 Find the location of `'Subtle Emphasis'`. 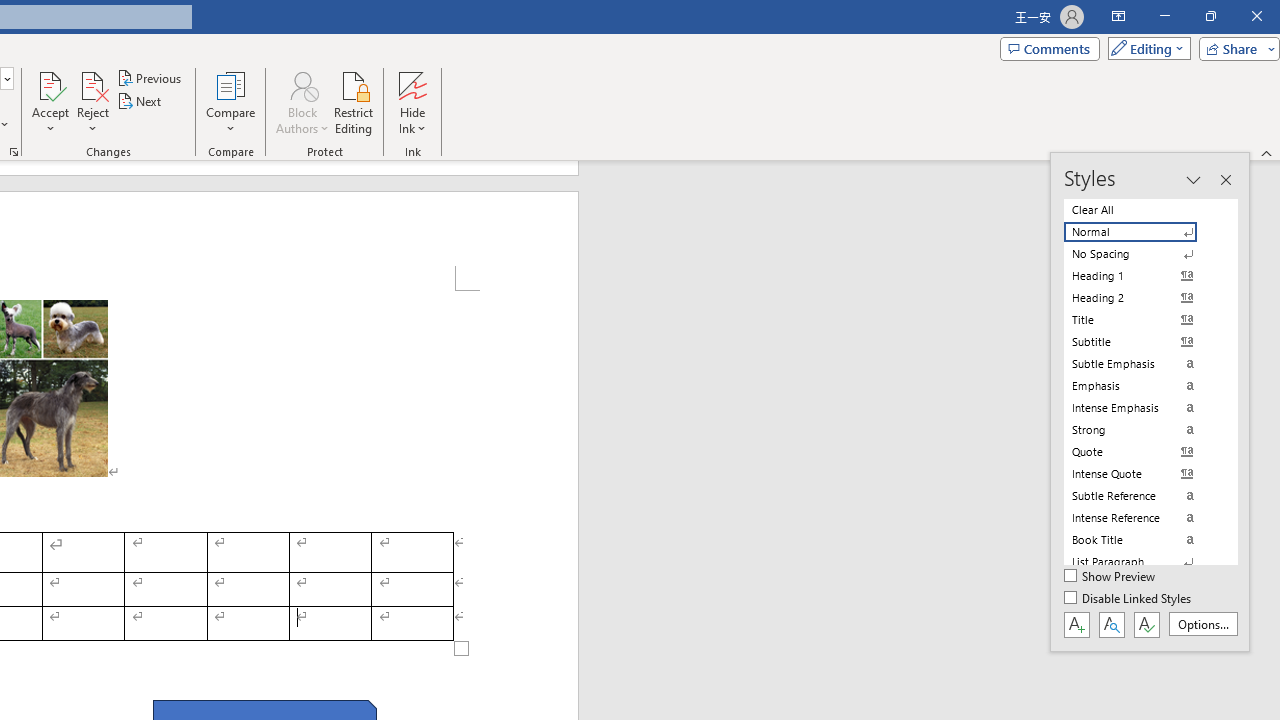

'Subtle Emphasis' is located at coordinates (1142, 363).